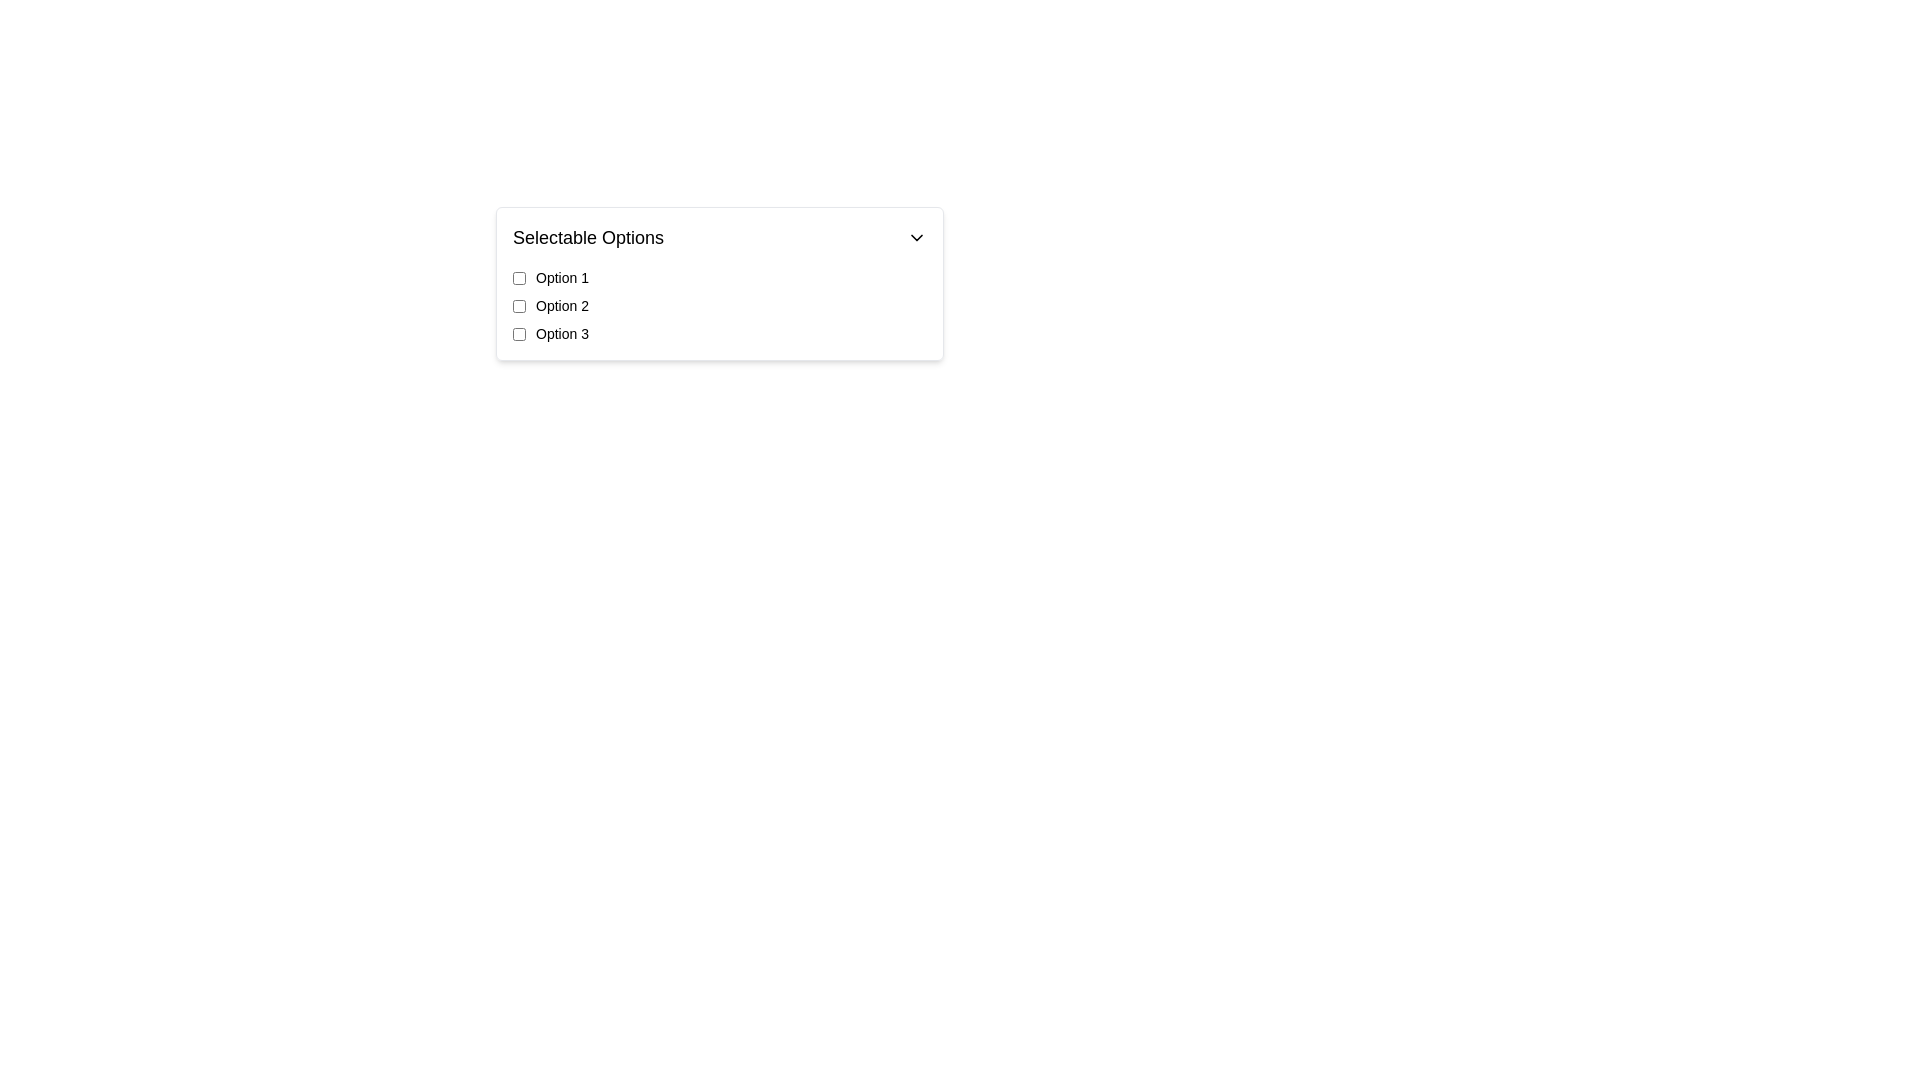  Describe the element at coordinates (561, 305) in the screenshot. I see `the text label 'Option 2' which serves as a label for the associated checkbox in the 'Selectable Options' group` at that location.